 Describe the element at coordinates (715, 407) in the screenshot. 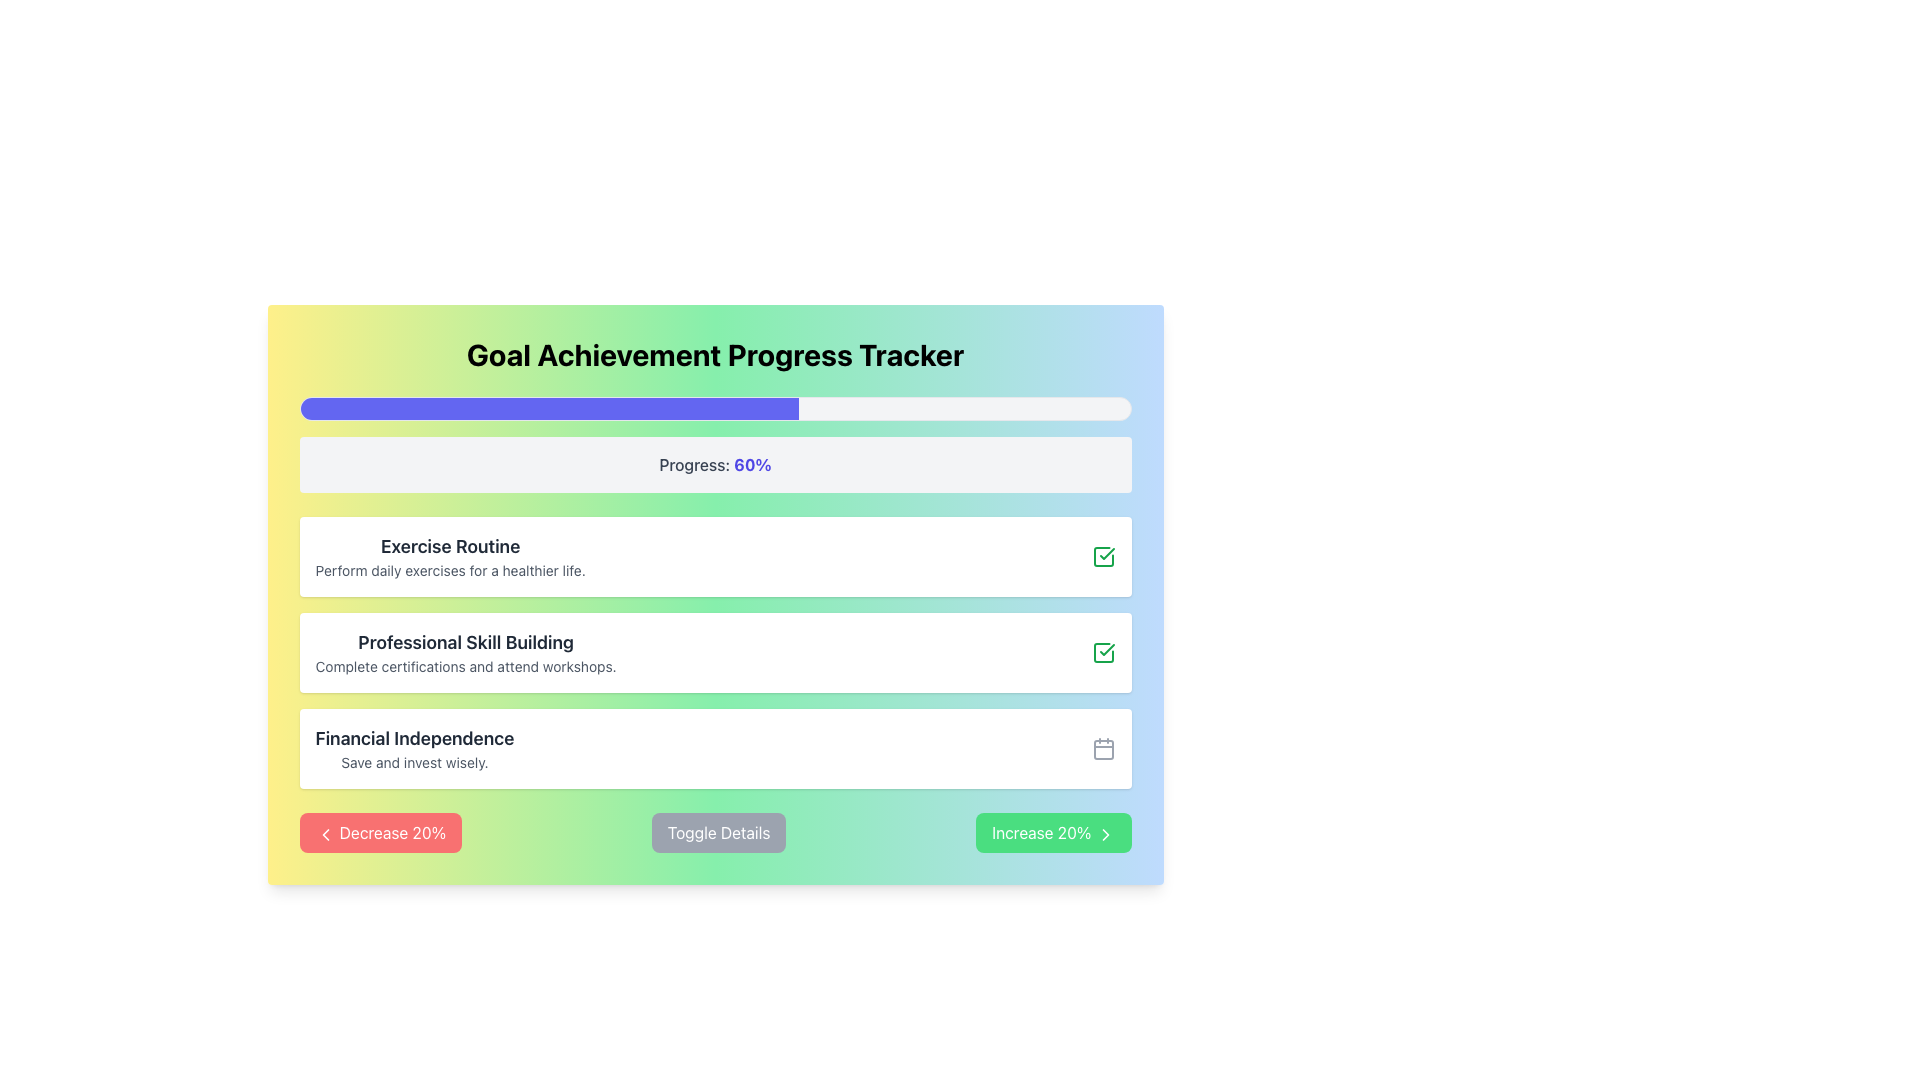

I see `the horizontal progress bar indicating 60% completion, which is styled with rounded edges and a gray background, located below the 'Goal Achievement Progress Tracker' title` at that location.